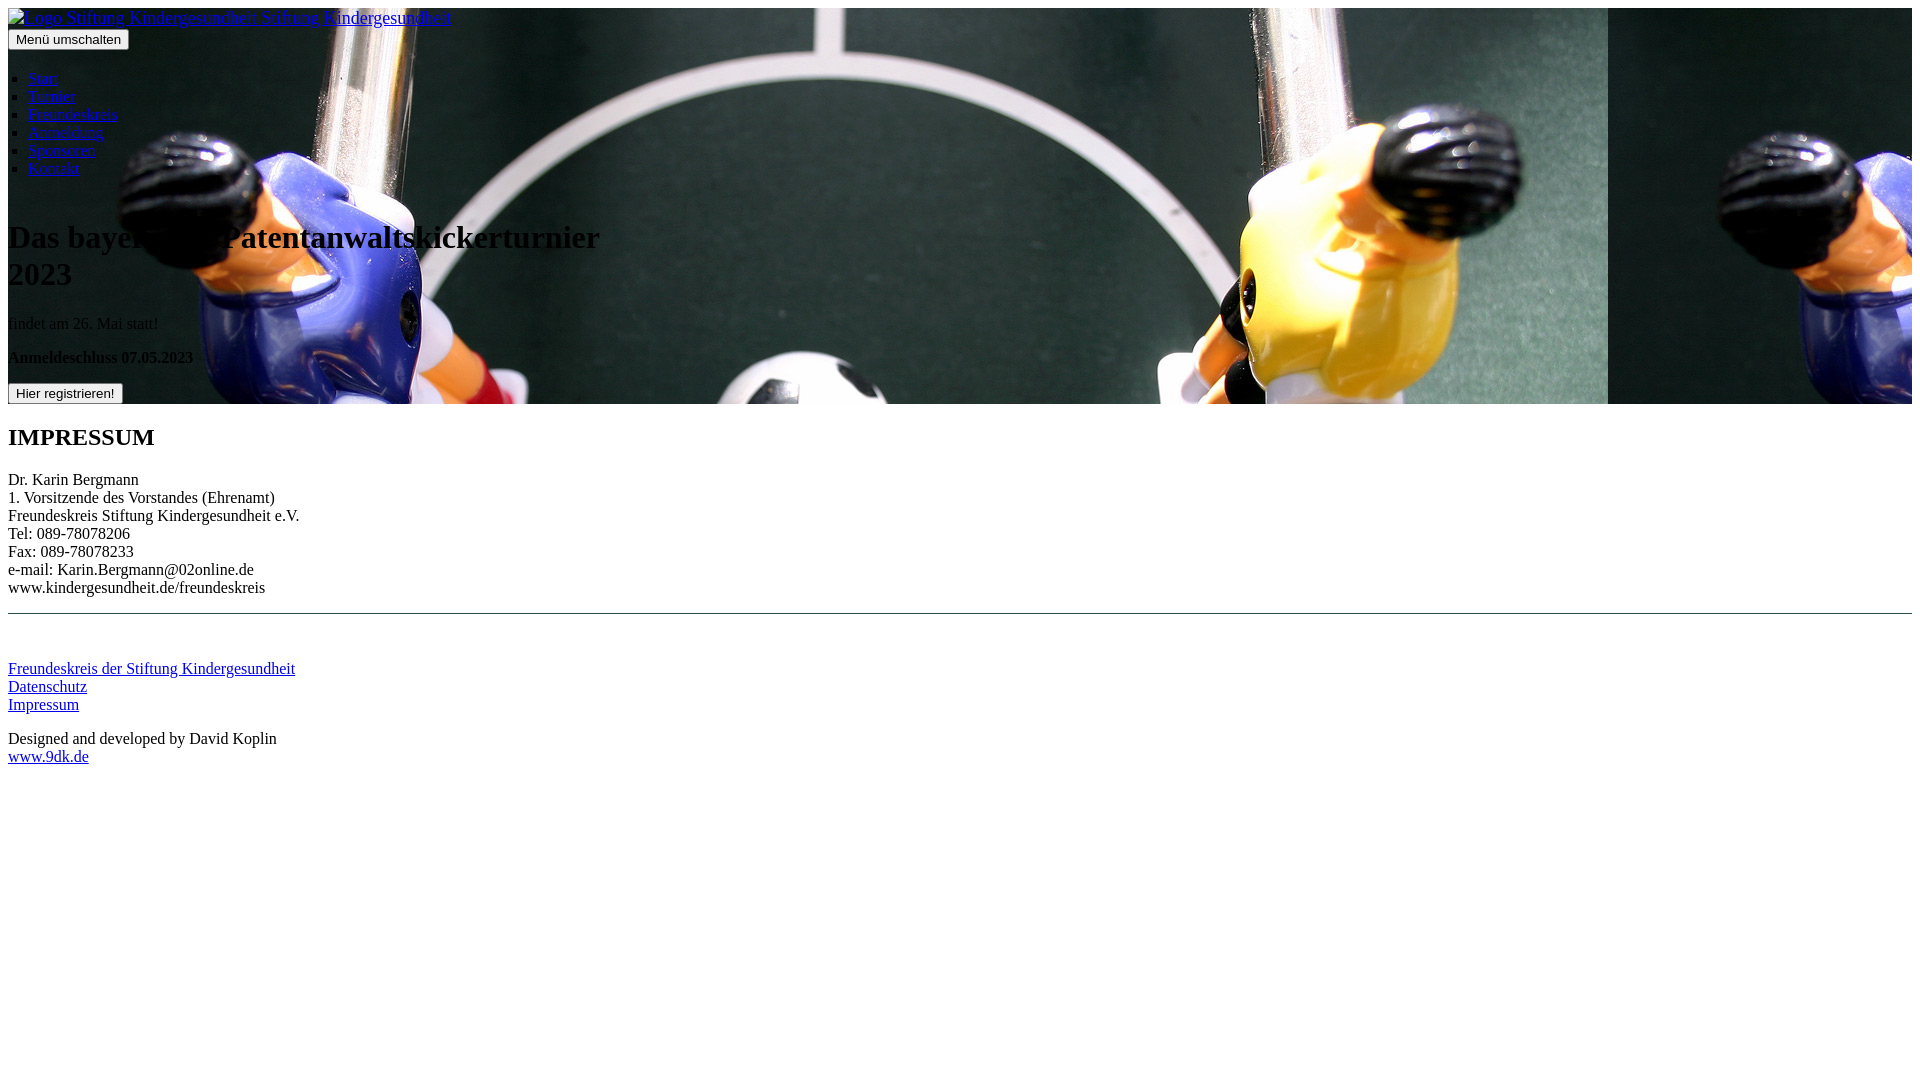 The image size is (1920, 1080). I want to click on 'Datenschutz', so click(47, 685).